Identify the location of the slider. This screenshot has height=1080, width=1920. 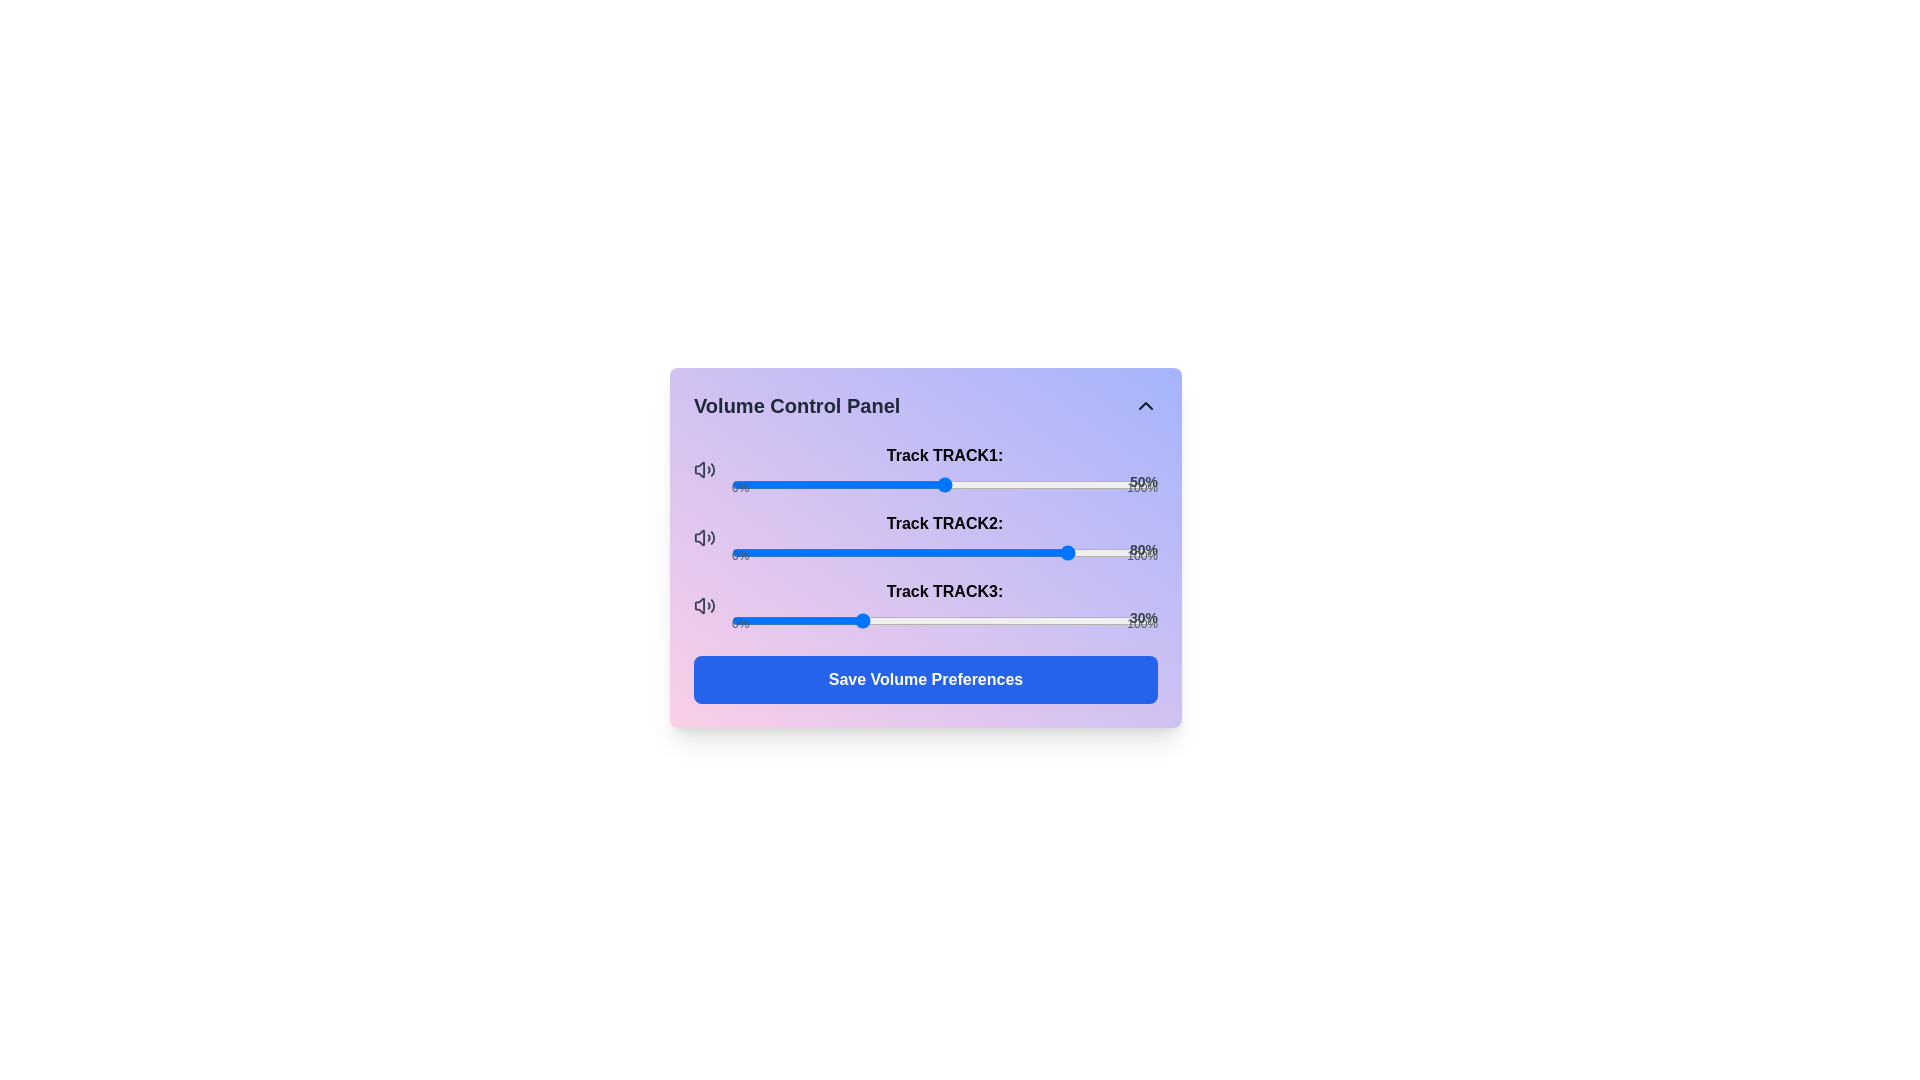
(1017, 485).